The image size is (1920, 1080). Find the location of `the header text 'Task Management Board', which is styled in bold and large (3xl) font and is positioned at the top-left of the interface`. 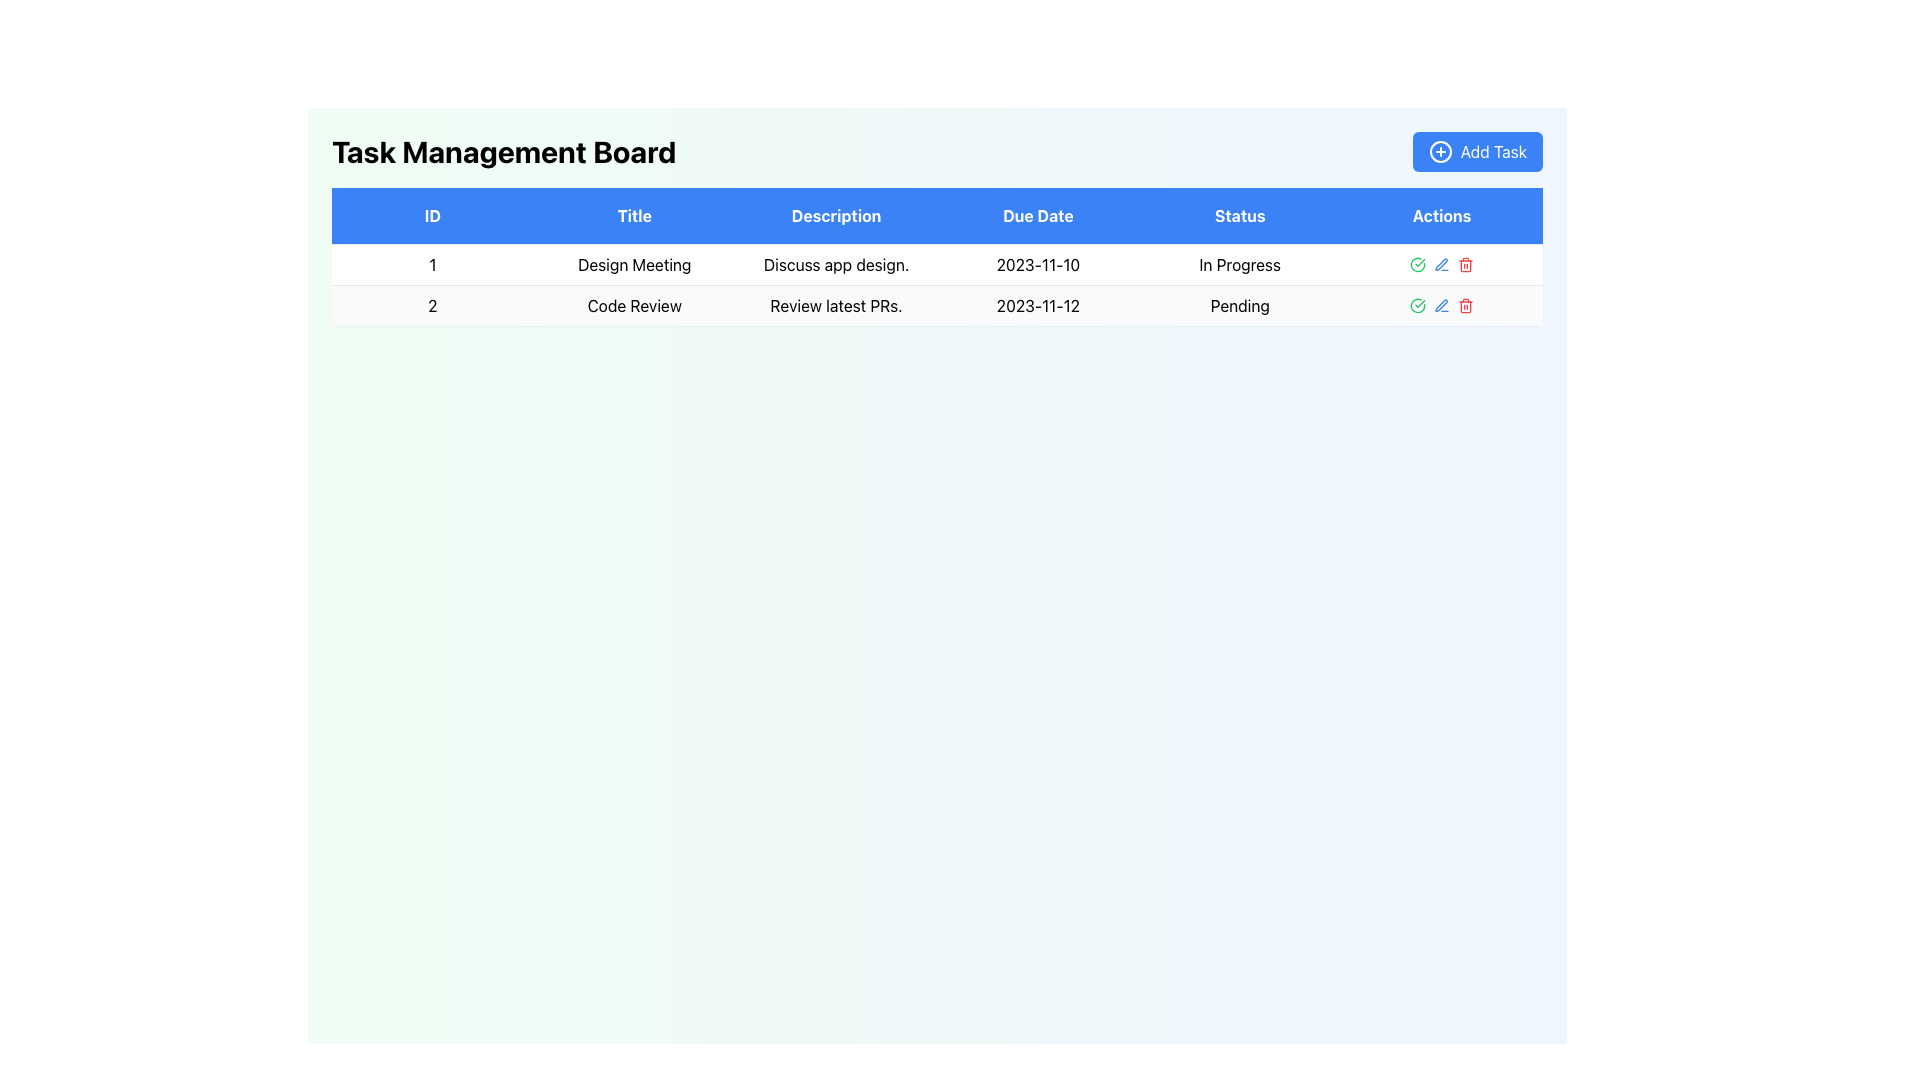

the header text 'Task Management Board', which is styled in bold and large (3xl) font and is positioned at the top-left of the interface is located at coordinates (504, 150).